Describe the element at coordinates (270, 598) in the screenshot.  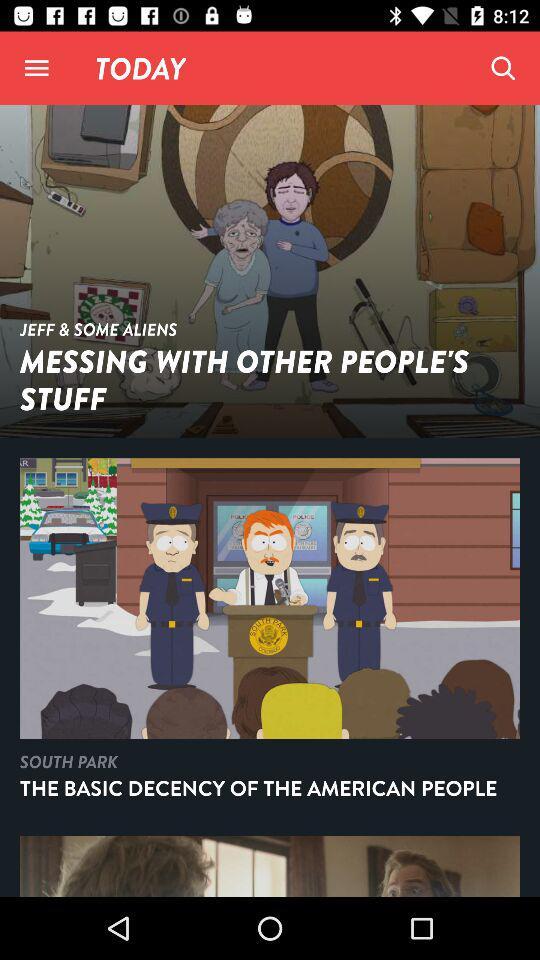
I see `second image` at that location.